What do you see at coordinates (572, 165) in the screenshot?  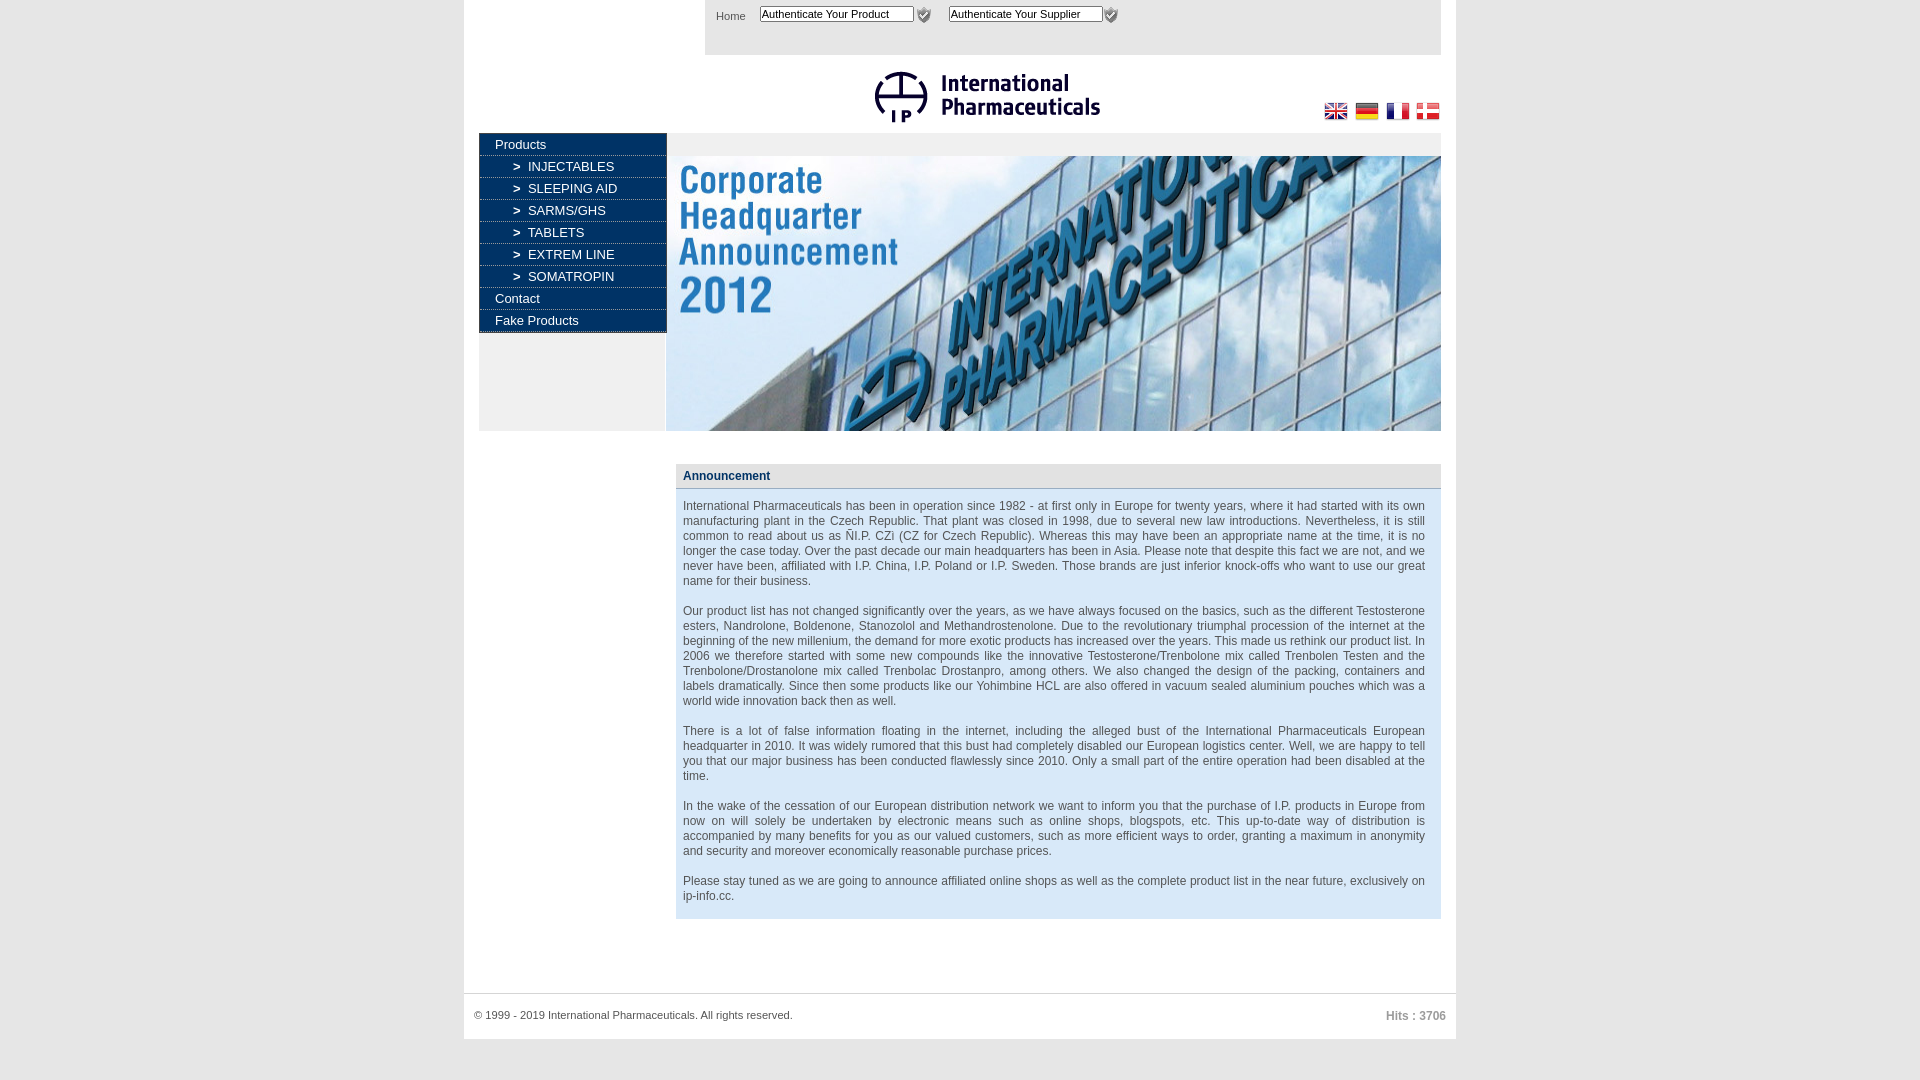 I see `'     >  INJECTABLES'` at bounding box center [572, 165].